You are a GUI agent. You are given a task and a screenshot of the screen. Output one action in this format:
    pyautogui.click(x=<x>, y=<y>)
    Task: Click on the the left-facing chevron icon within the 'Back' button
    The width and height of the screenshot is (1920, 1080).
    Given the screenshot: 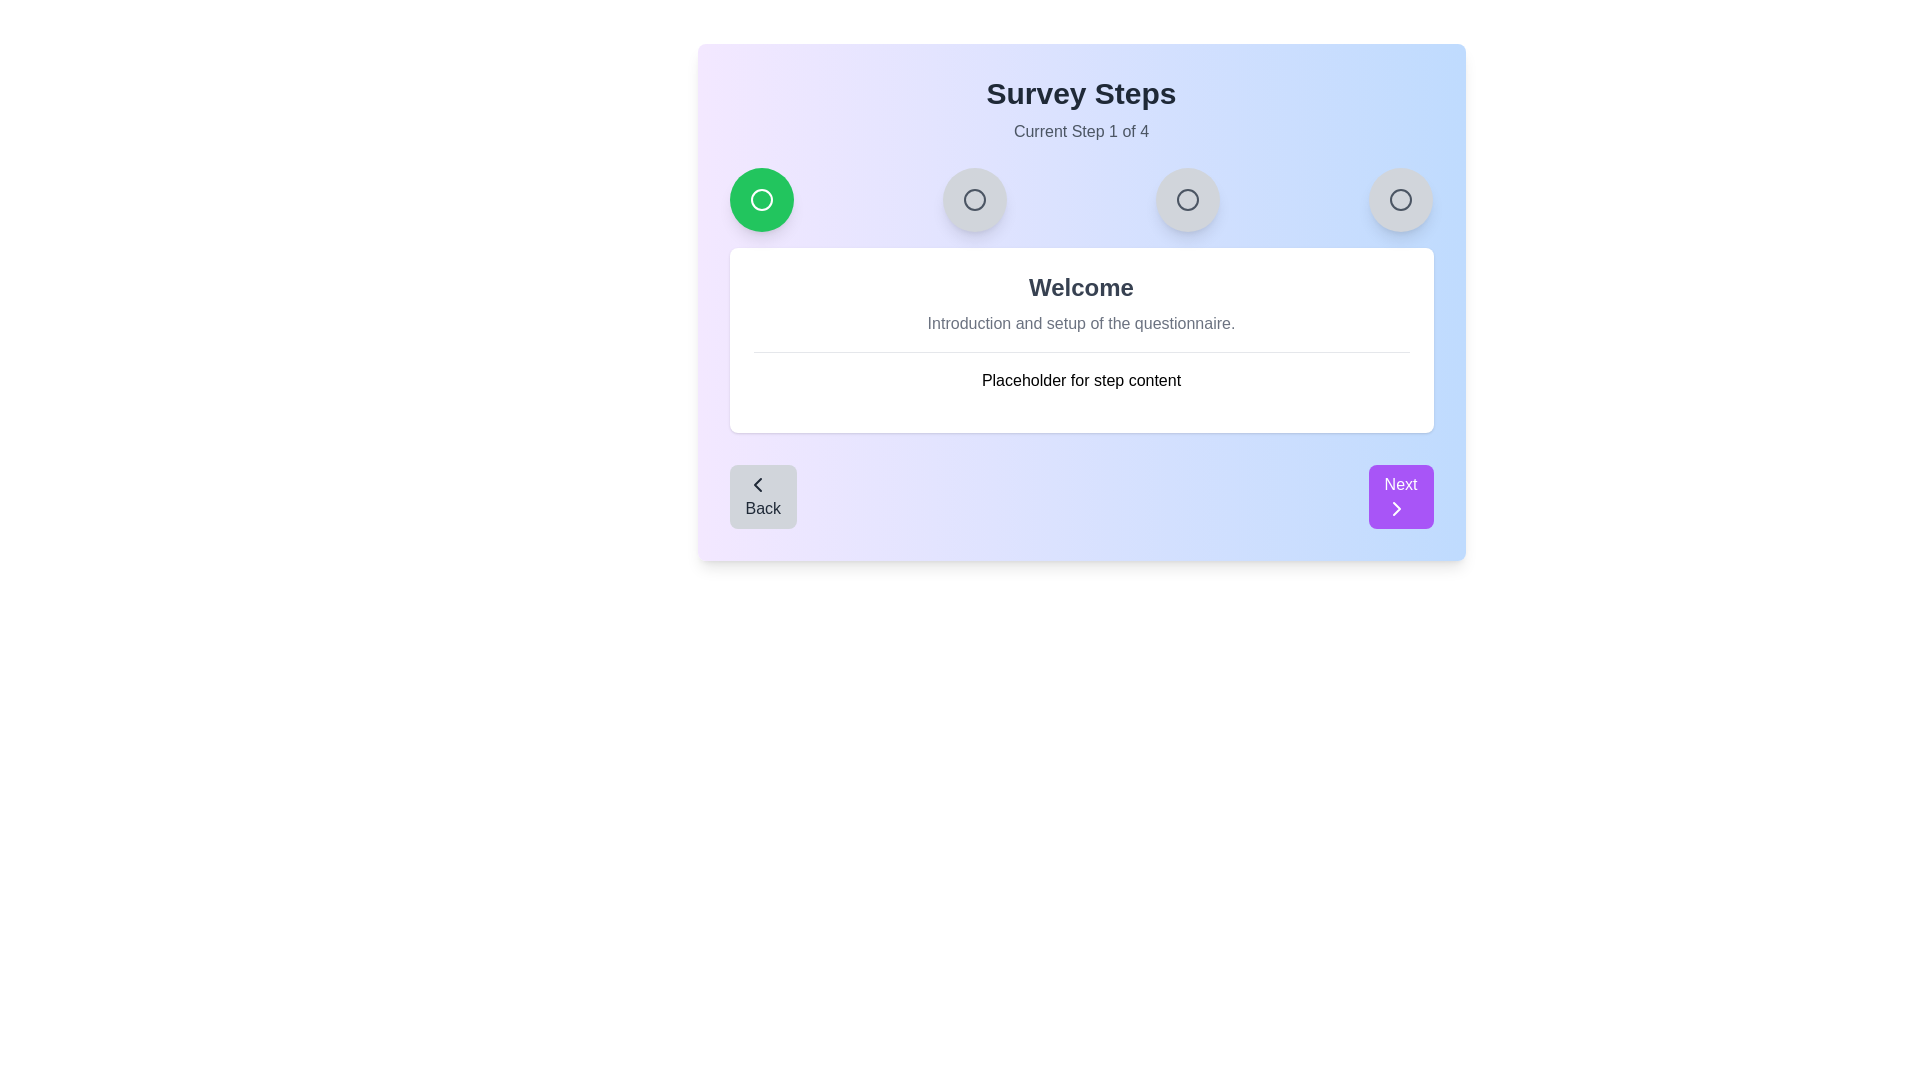 What is the action you would take?
    pyautogui.click(x=756, y=485)
    